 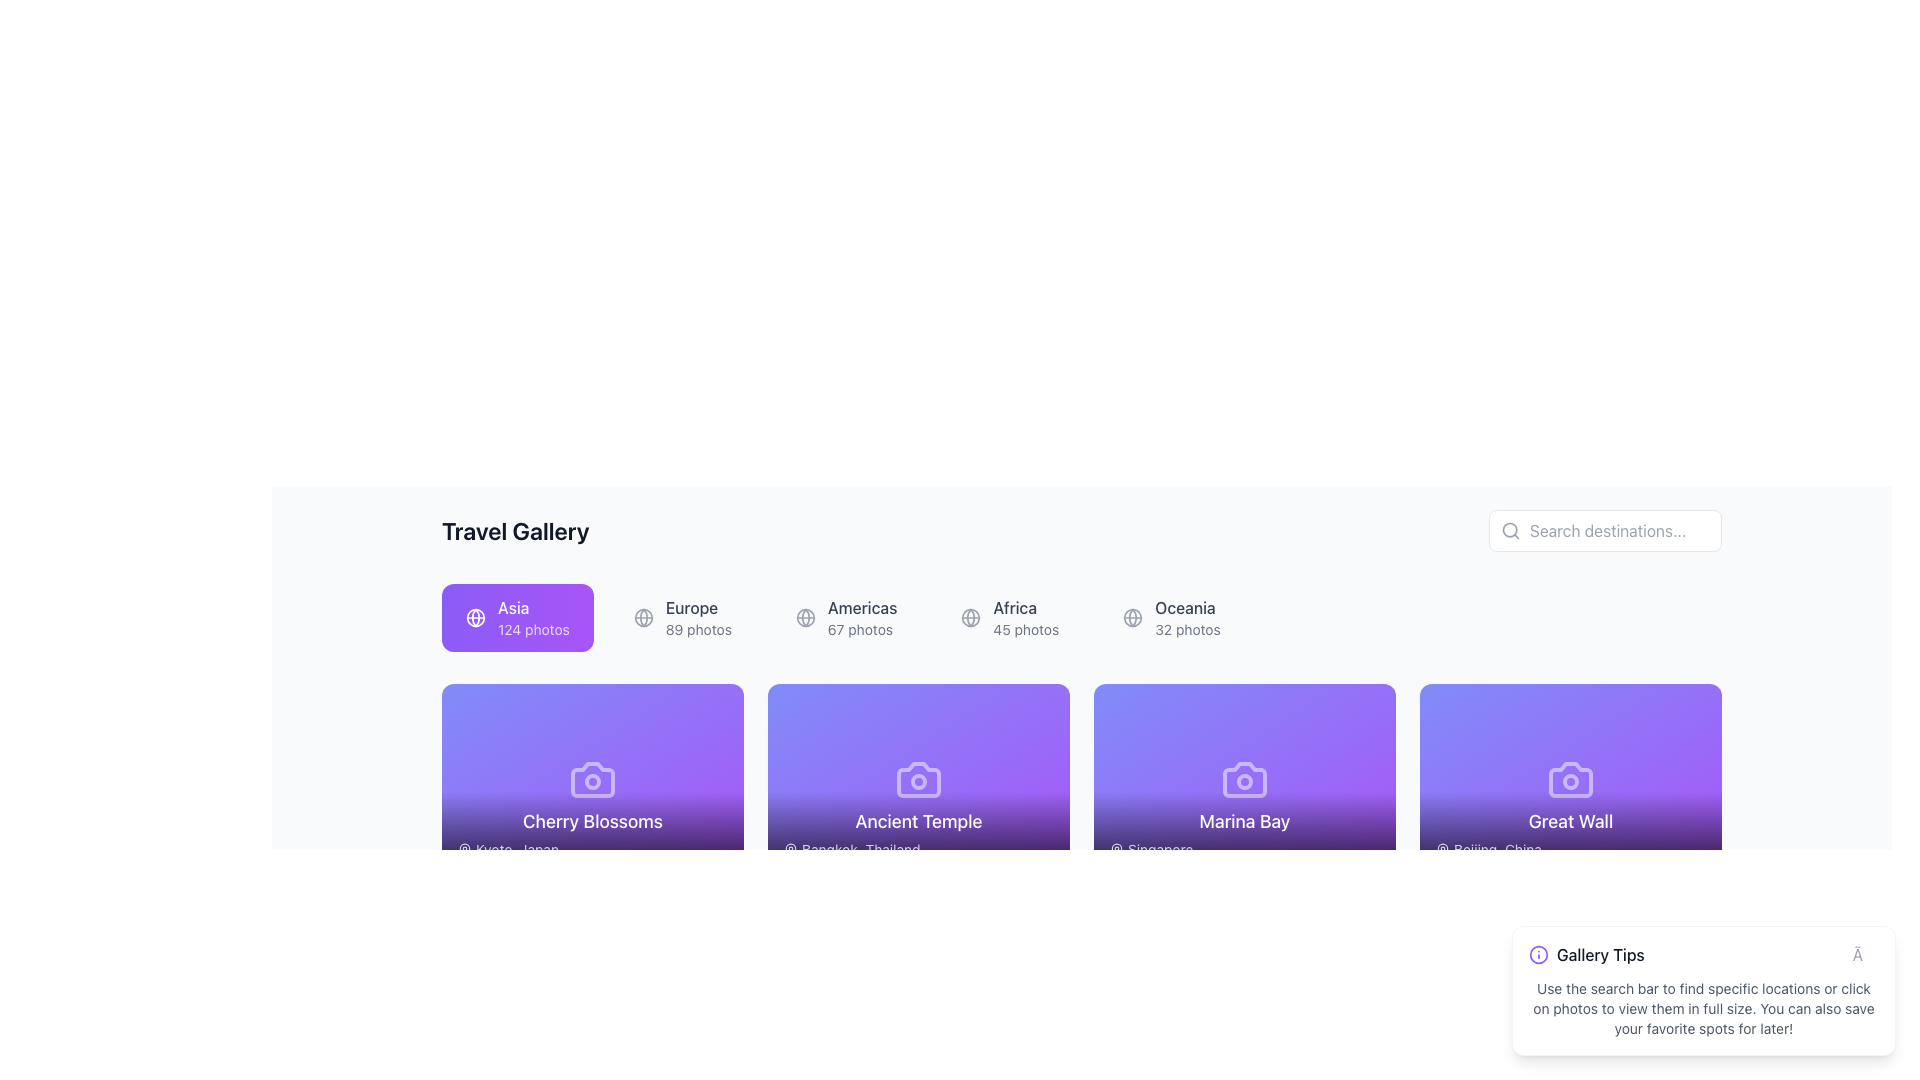 What do you see at coordinates (846, 616) in the screenshot?
I see `the 'Americas' button, which displays 'Americas' in bold with '67 photos' beneath it and a globe icon on the left` at bounding box center [846, 616].